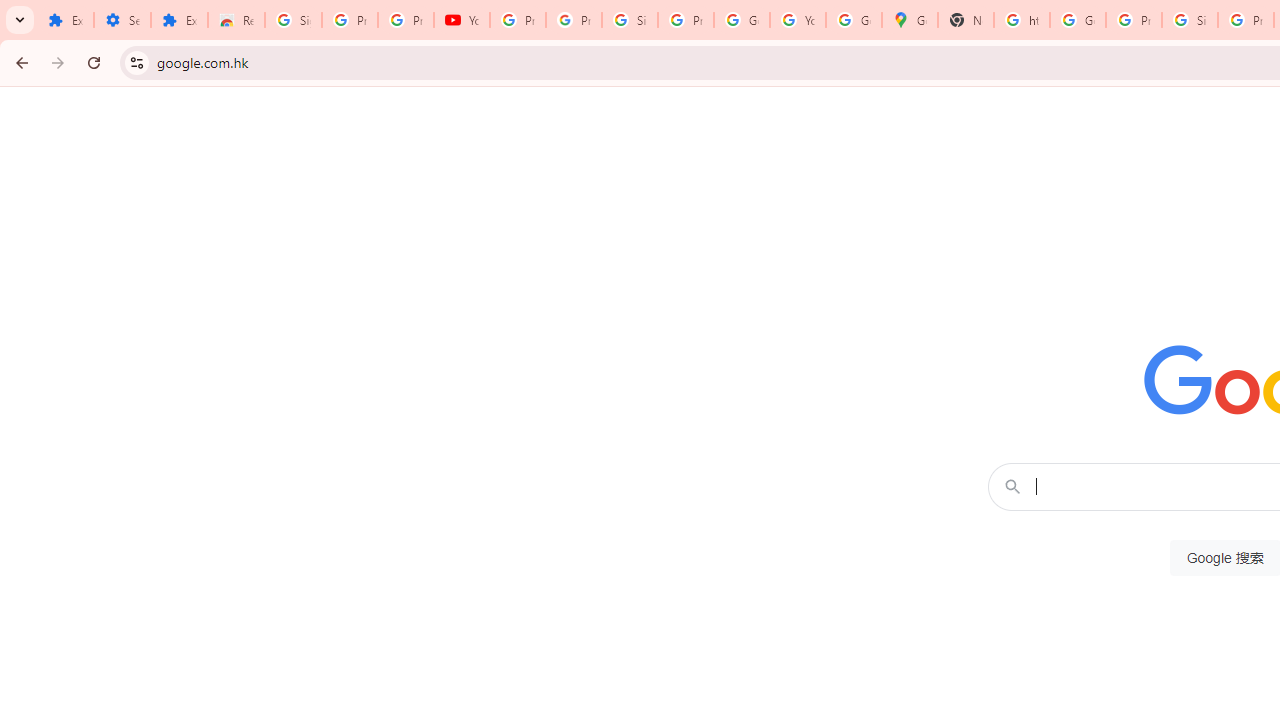  Describe the element at coordinates (909, 20) in the screenshot. I see `'Google Maps'` at that location.